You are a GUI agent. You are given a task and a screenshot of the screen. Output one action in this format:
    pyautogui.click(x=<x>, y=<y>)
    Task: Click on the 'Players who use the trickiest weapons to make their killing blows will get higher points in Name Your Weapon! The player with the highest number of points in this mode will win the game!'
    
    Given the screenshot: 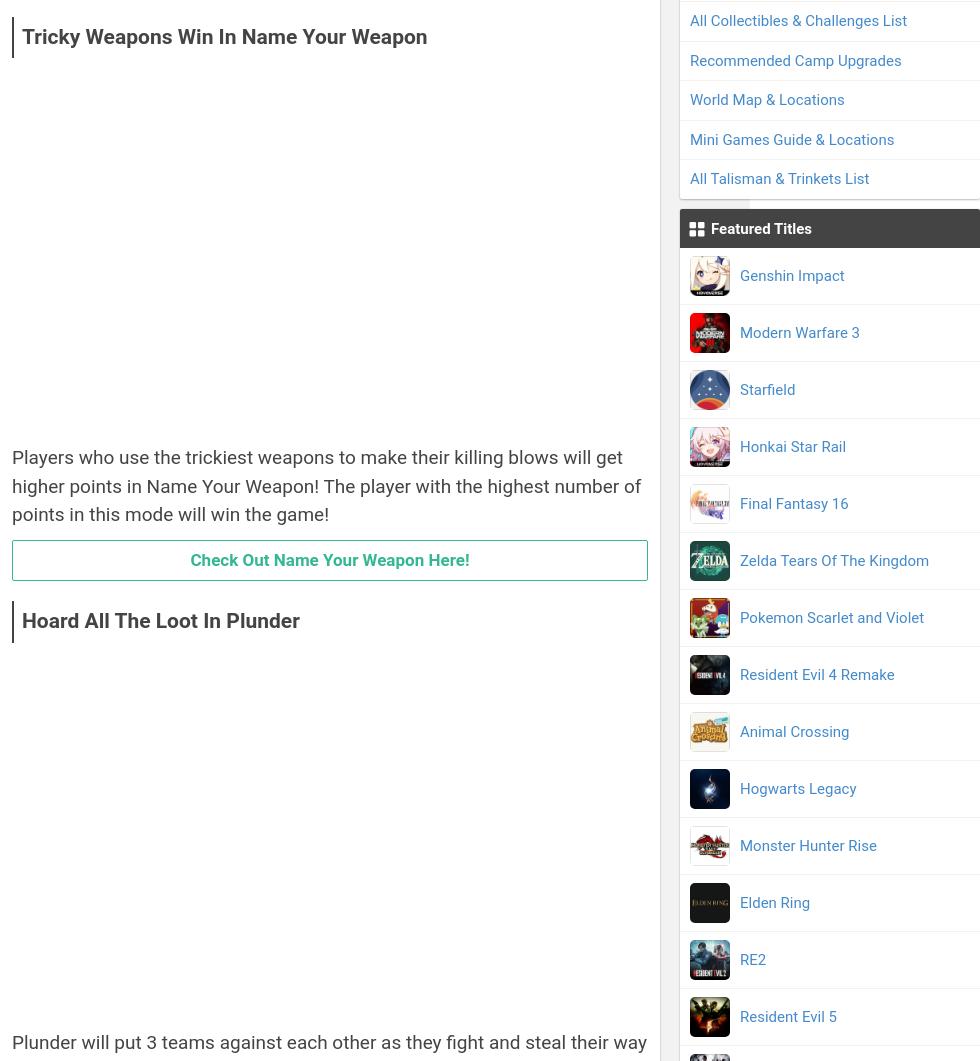 What is the action you would take?
    pyautogui.click(x=326, y=486)
    